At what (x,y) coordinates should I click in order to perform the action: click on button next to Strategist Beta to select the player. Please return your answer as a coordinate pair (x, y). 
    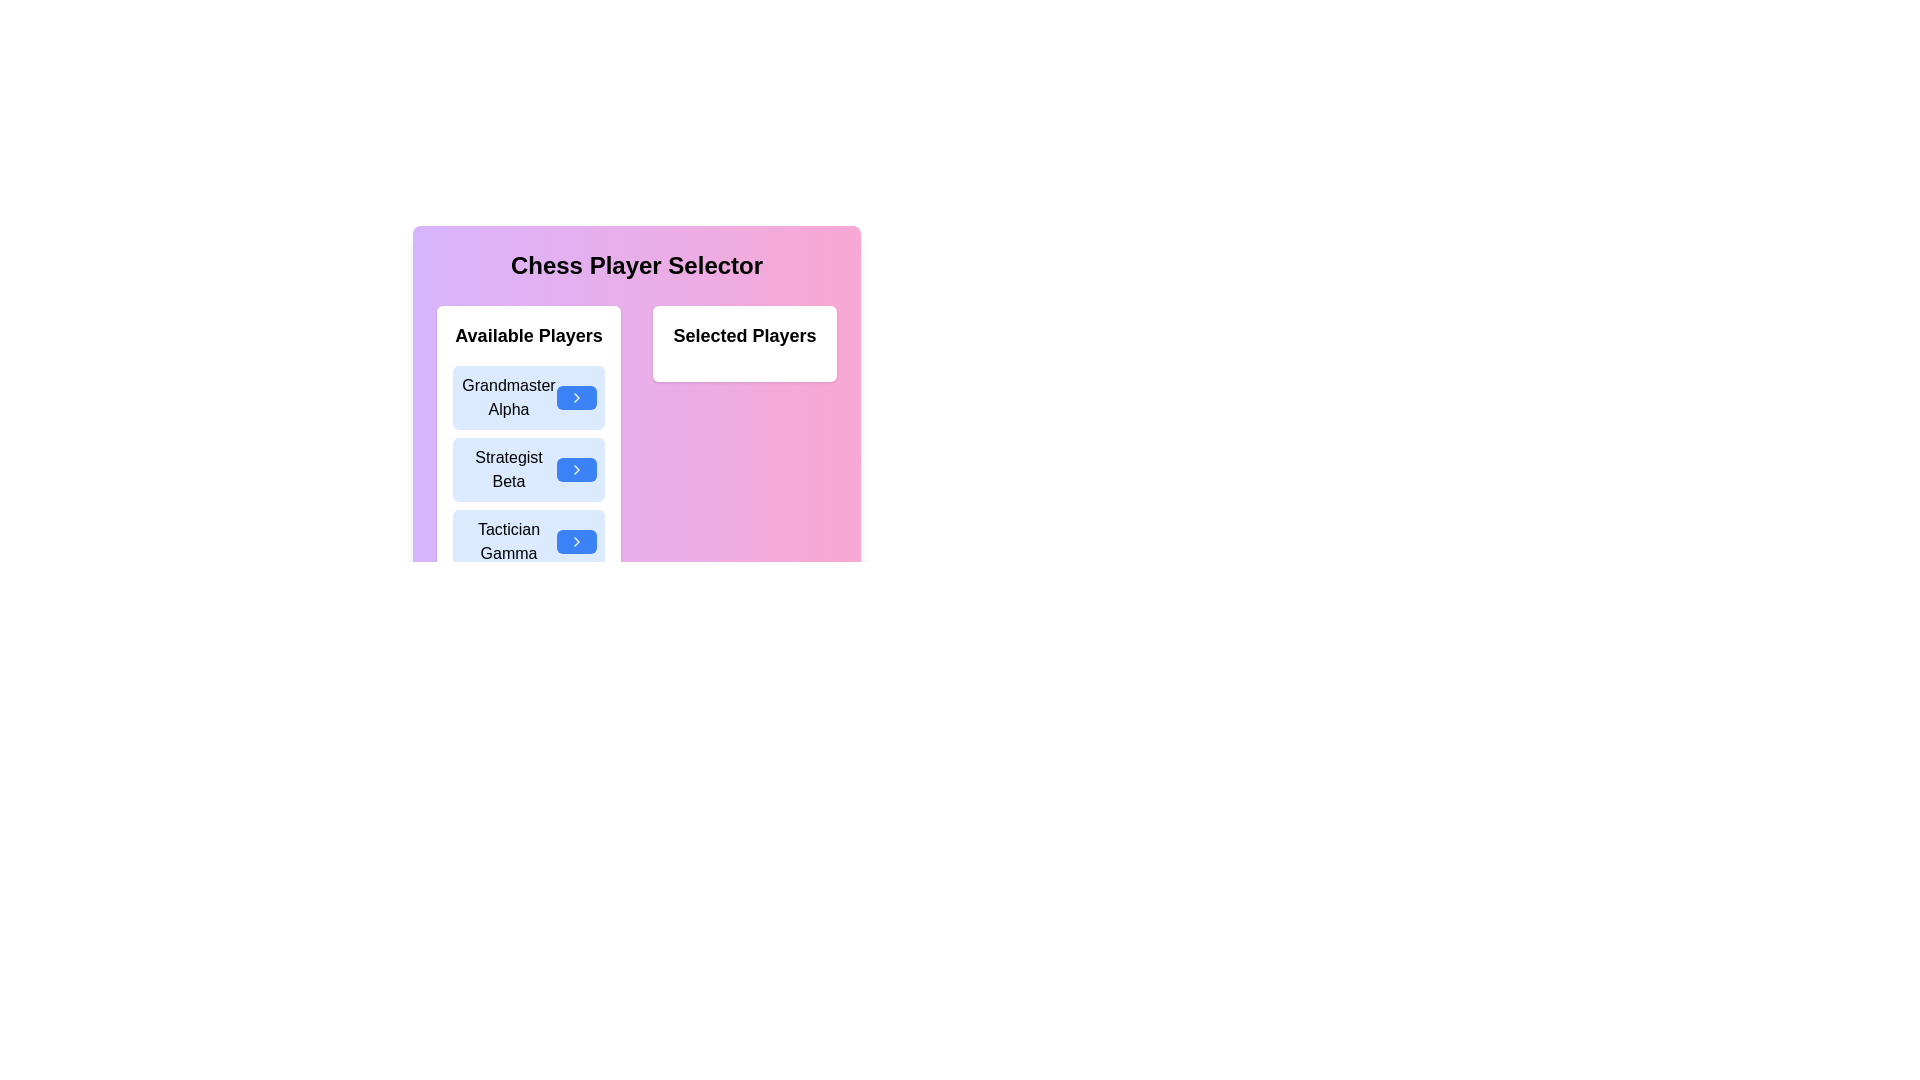
    Looking at the image, I should click on (575, 470).